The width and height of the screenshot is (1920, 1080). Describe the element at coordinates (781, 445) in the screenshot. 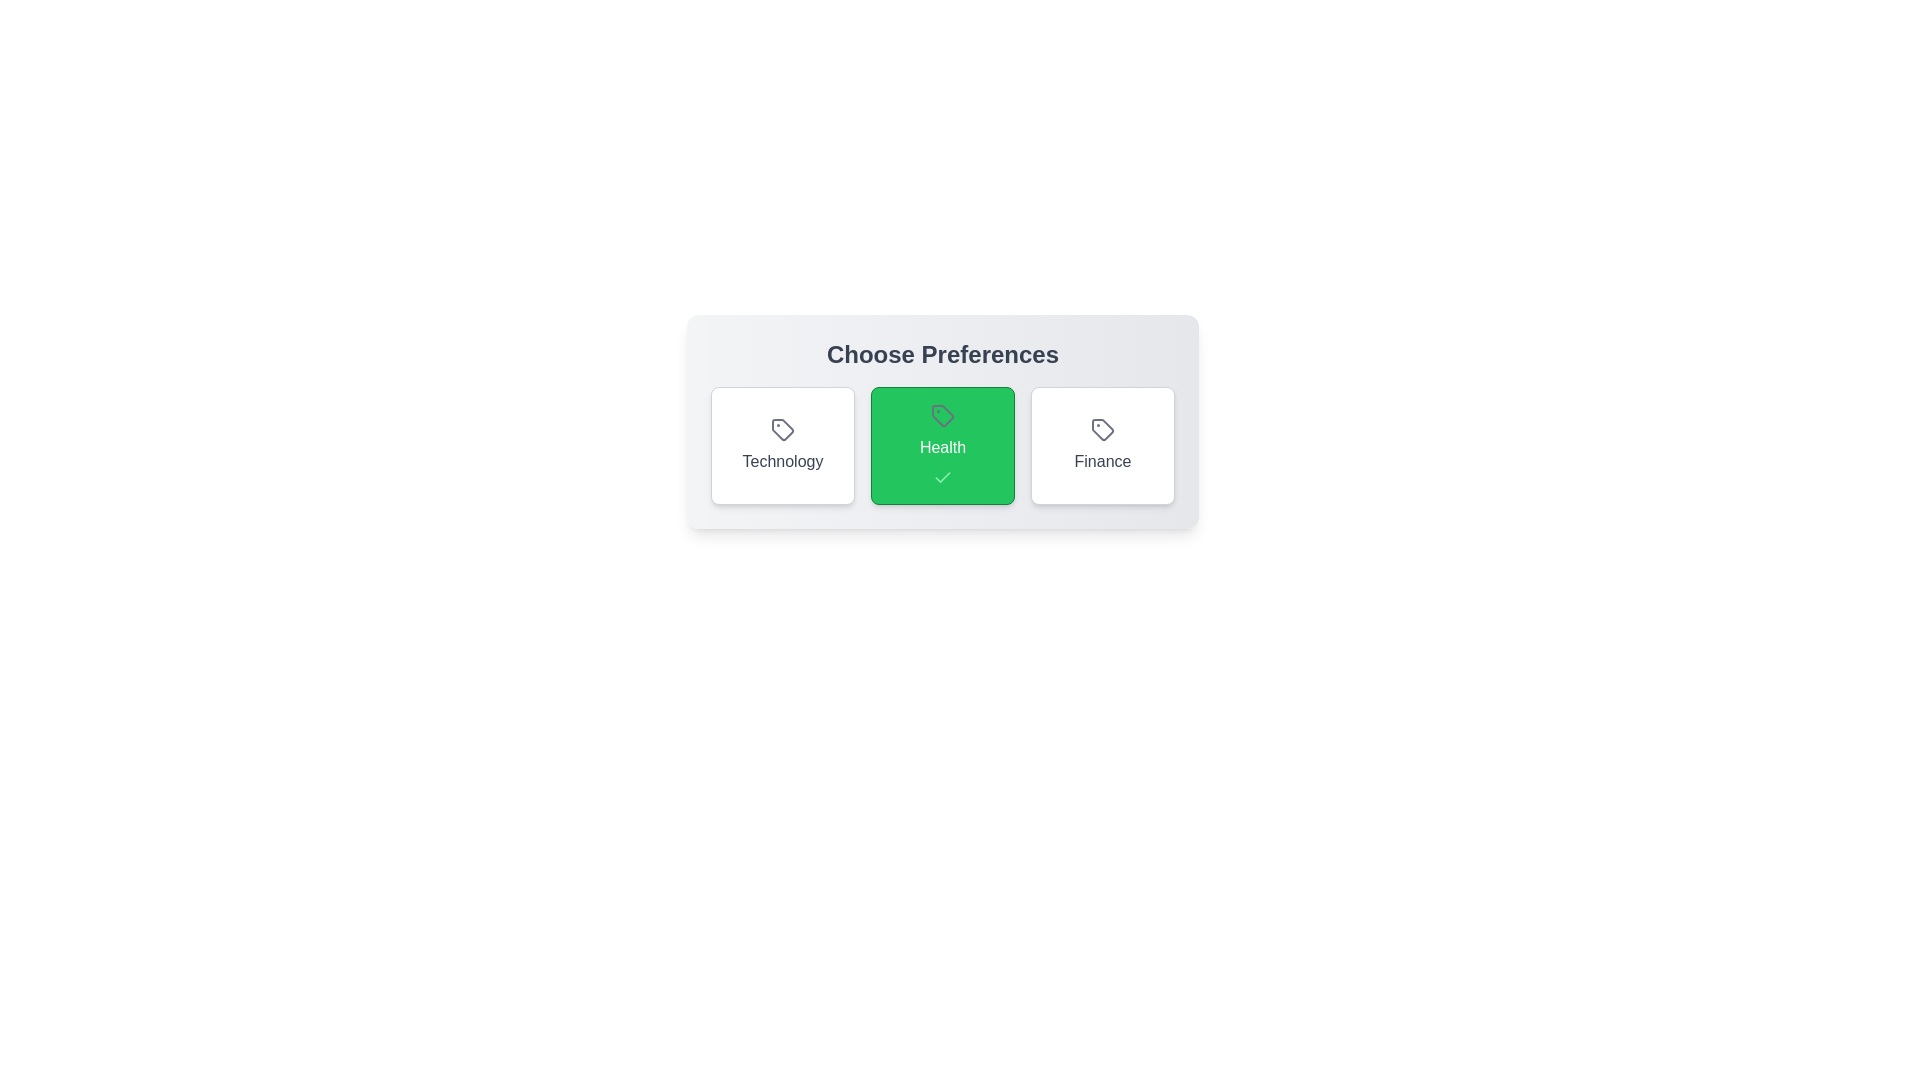

I see `the preference button labeled Technology` at that location.